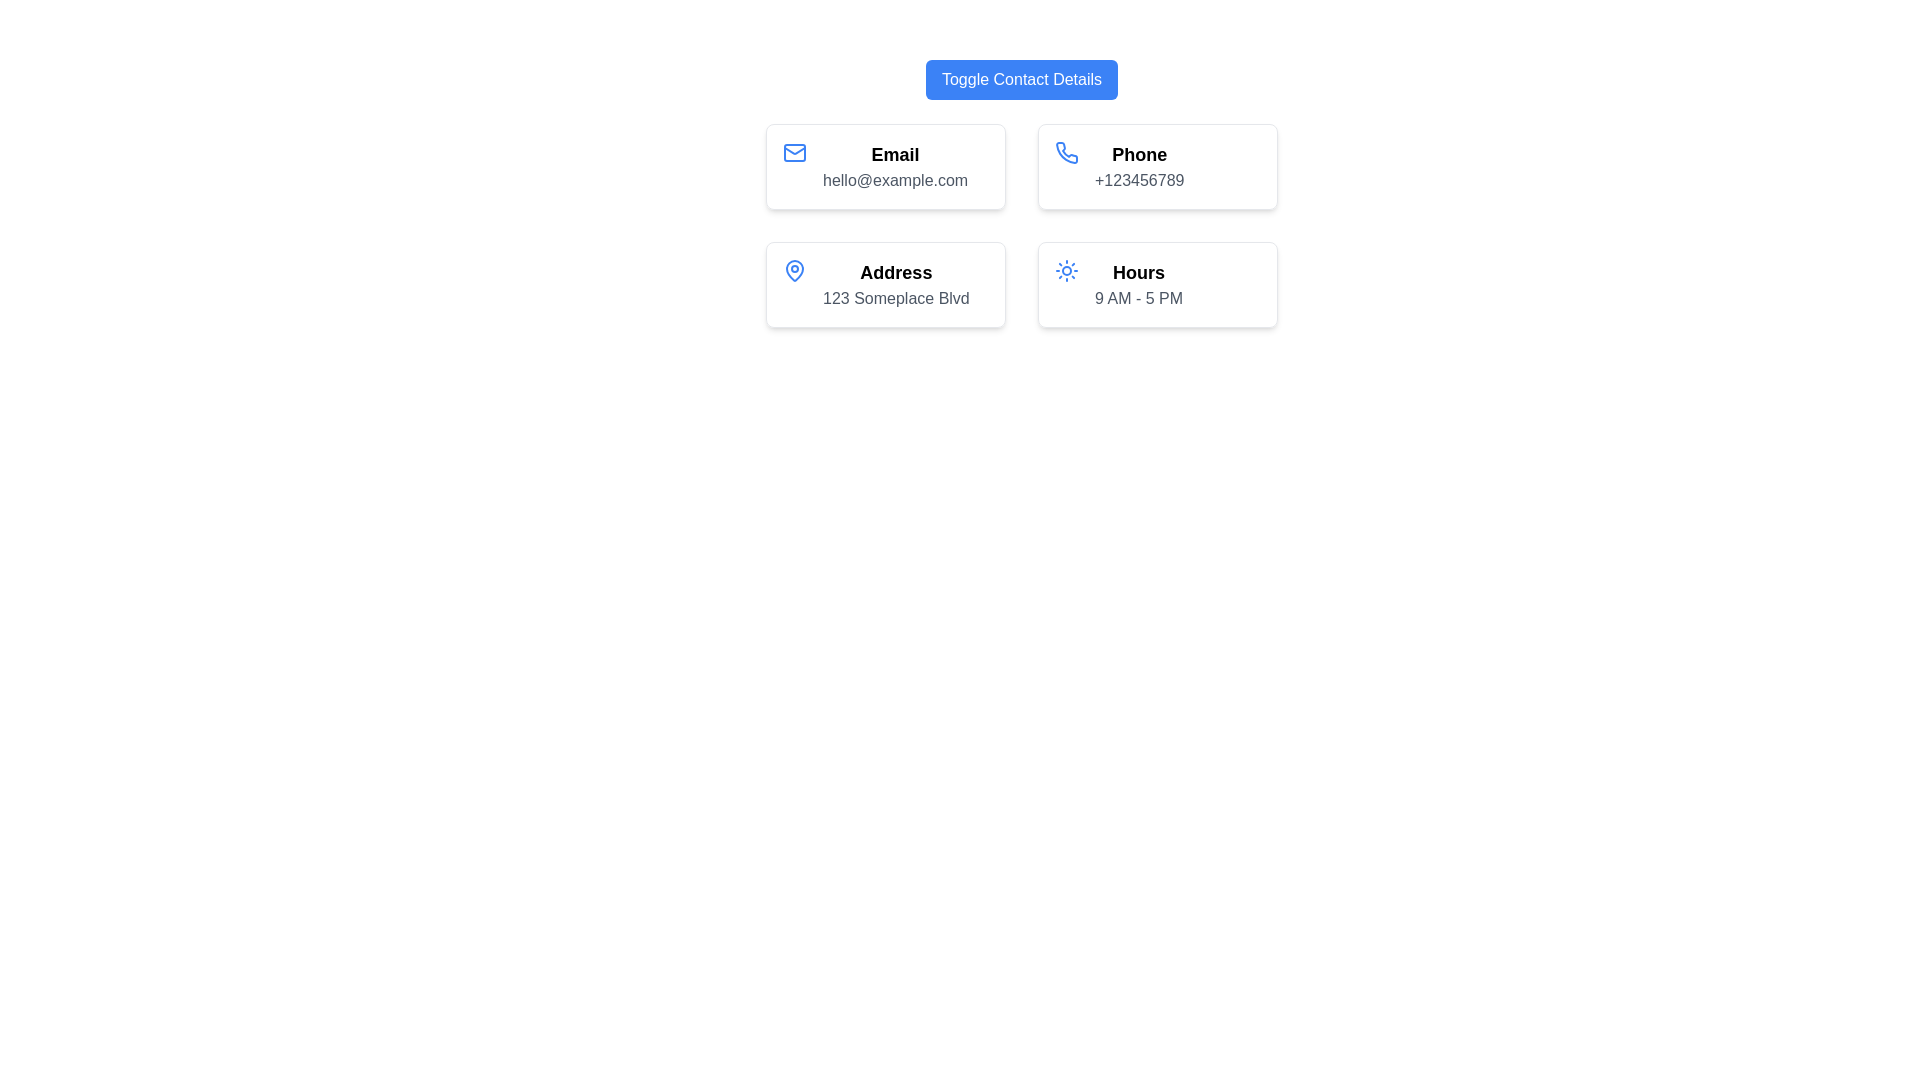  Describe the element at coordinates (895, 273) in the screenshot. I see `'Address' label text which is a bold heading located at the top of the 'Address' section in the bottom-left information card` at that location.